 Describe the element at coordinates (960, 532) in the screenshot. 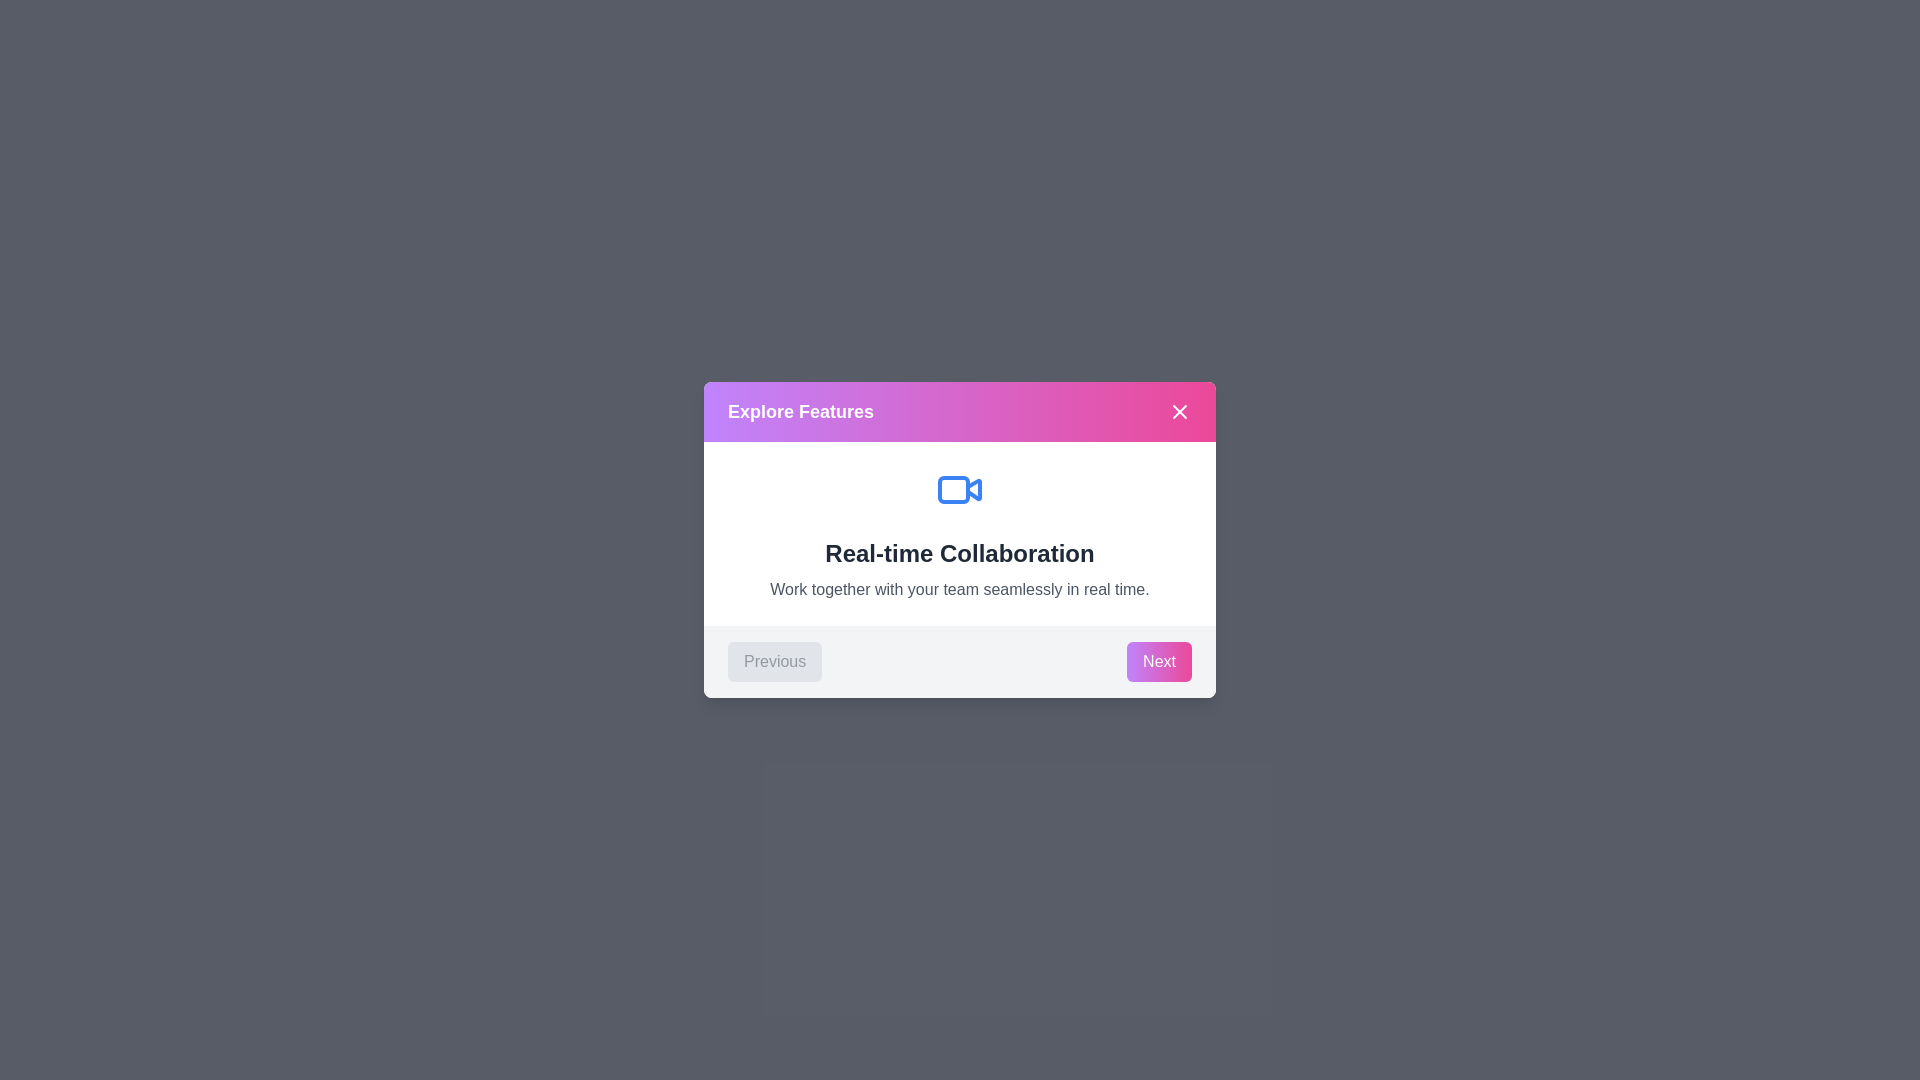

I see `the informational section that contains the title 'Real-time Collaboration' in bold and the description 'Work together with your team seamlessly in real time.'` at that location.